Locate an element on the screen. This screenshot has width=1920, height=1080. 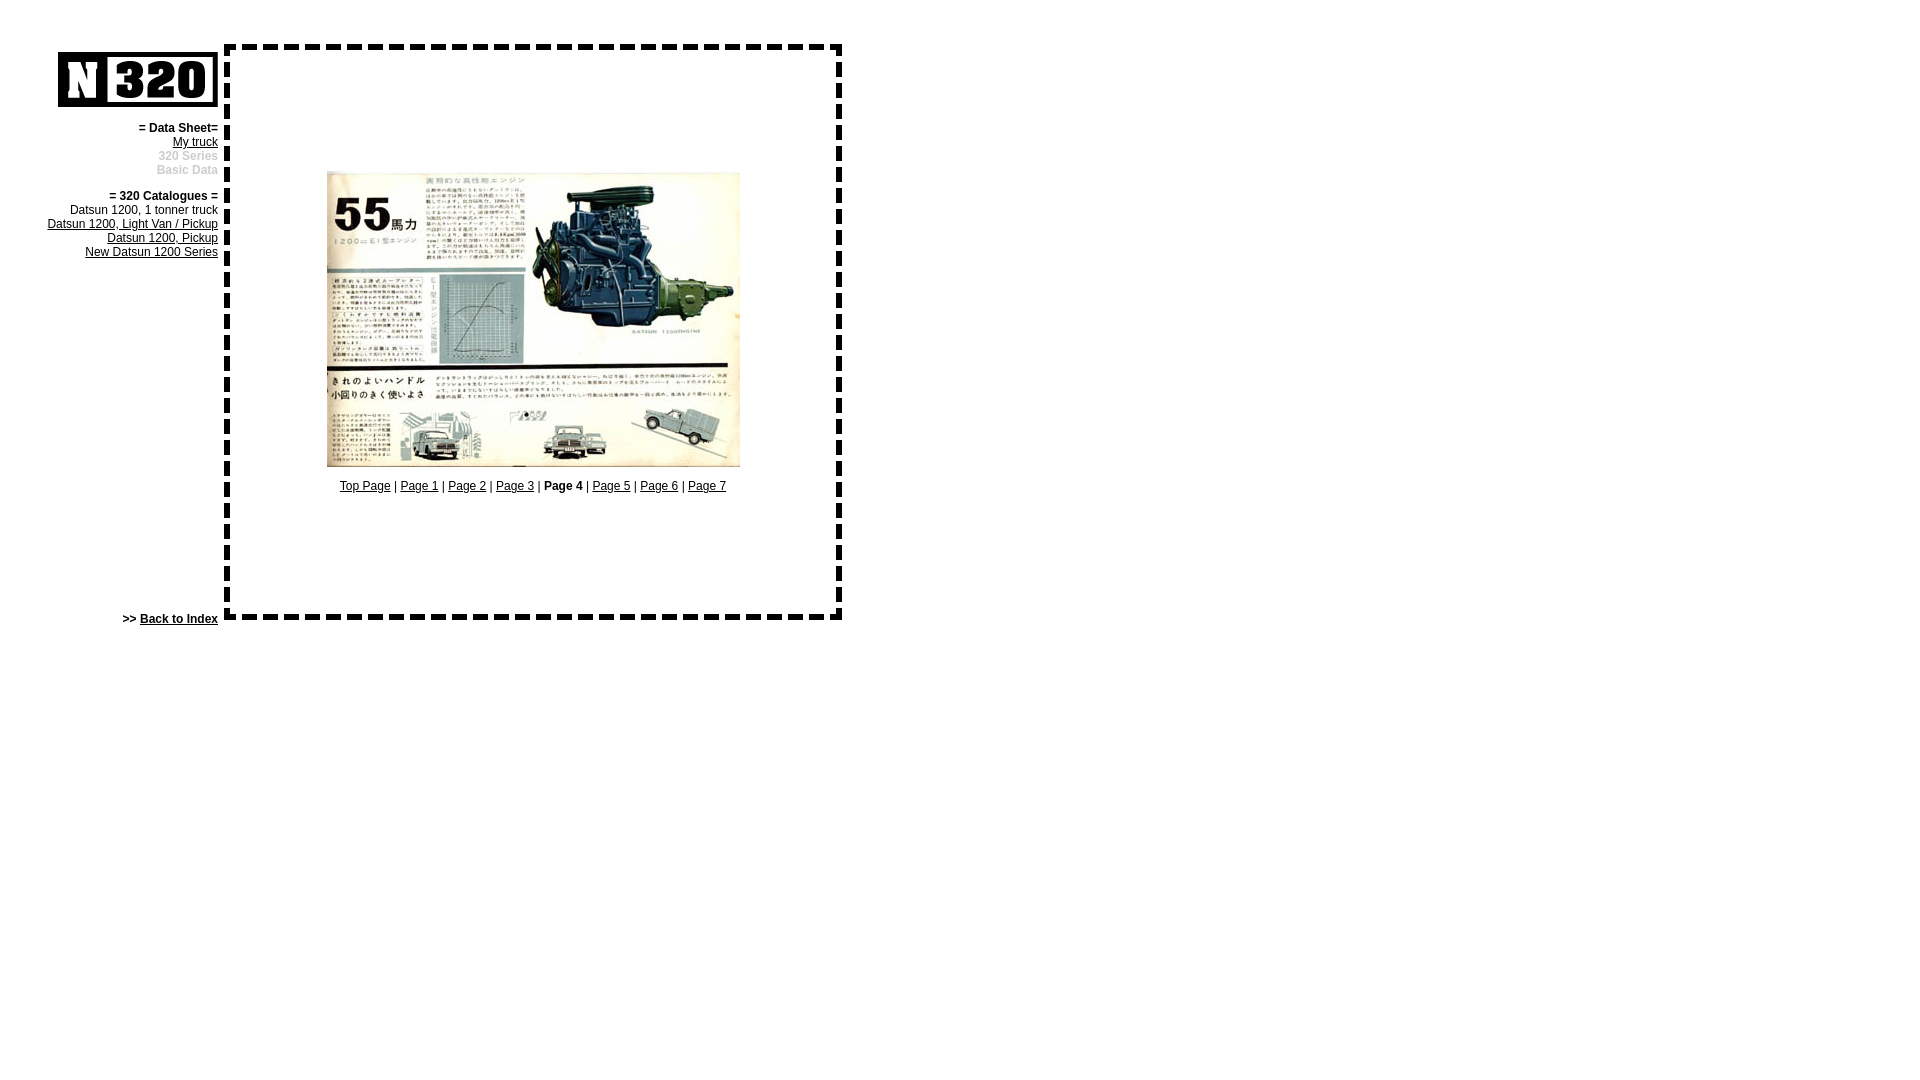
'Datsun 1200, Pickup' is located at coordinates (162, 237).